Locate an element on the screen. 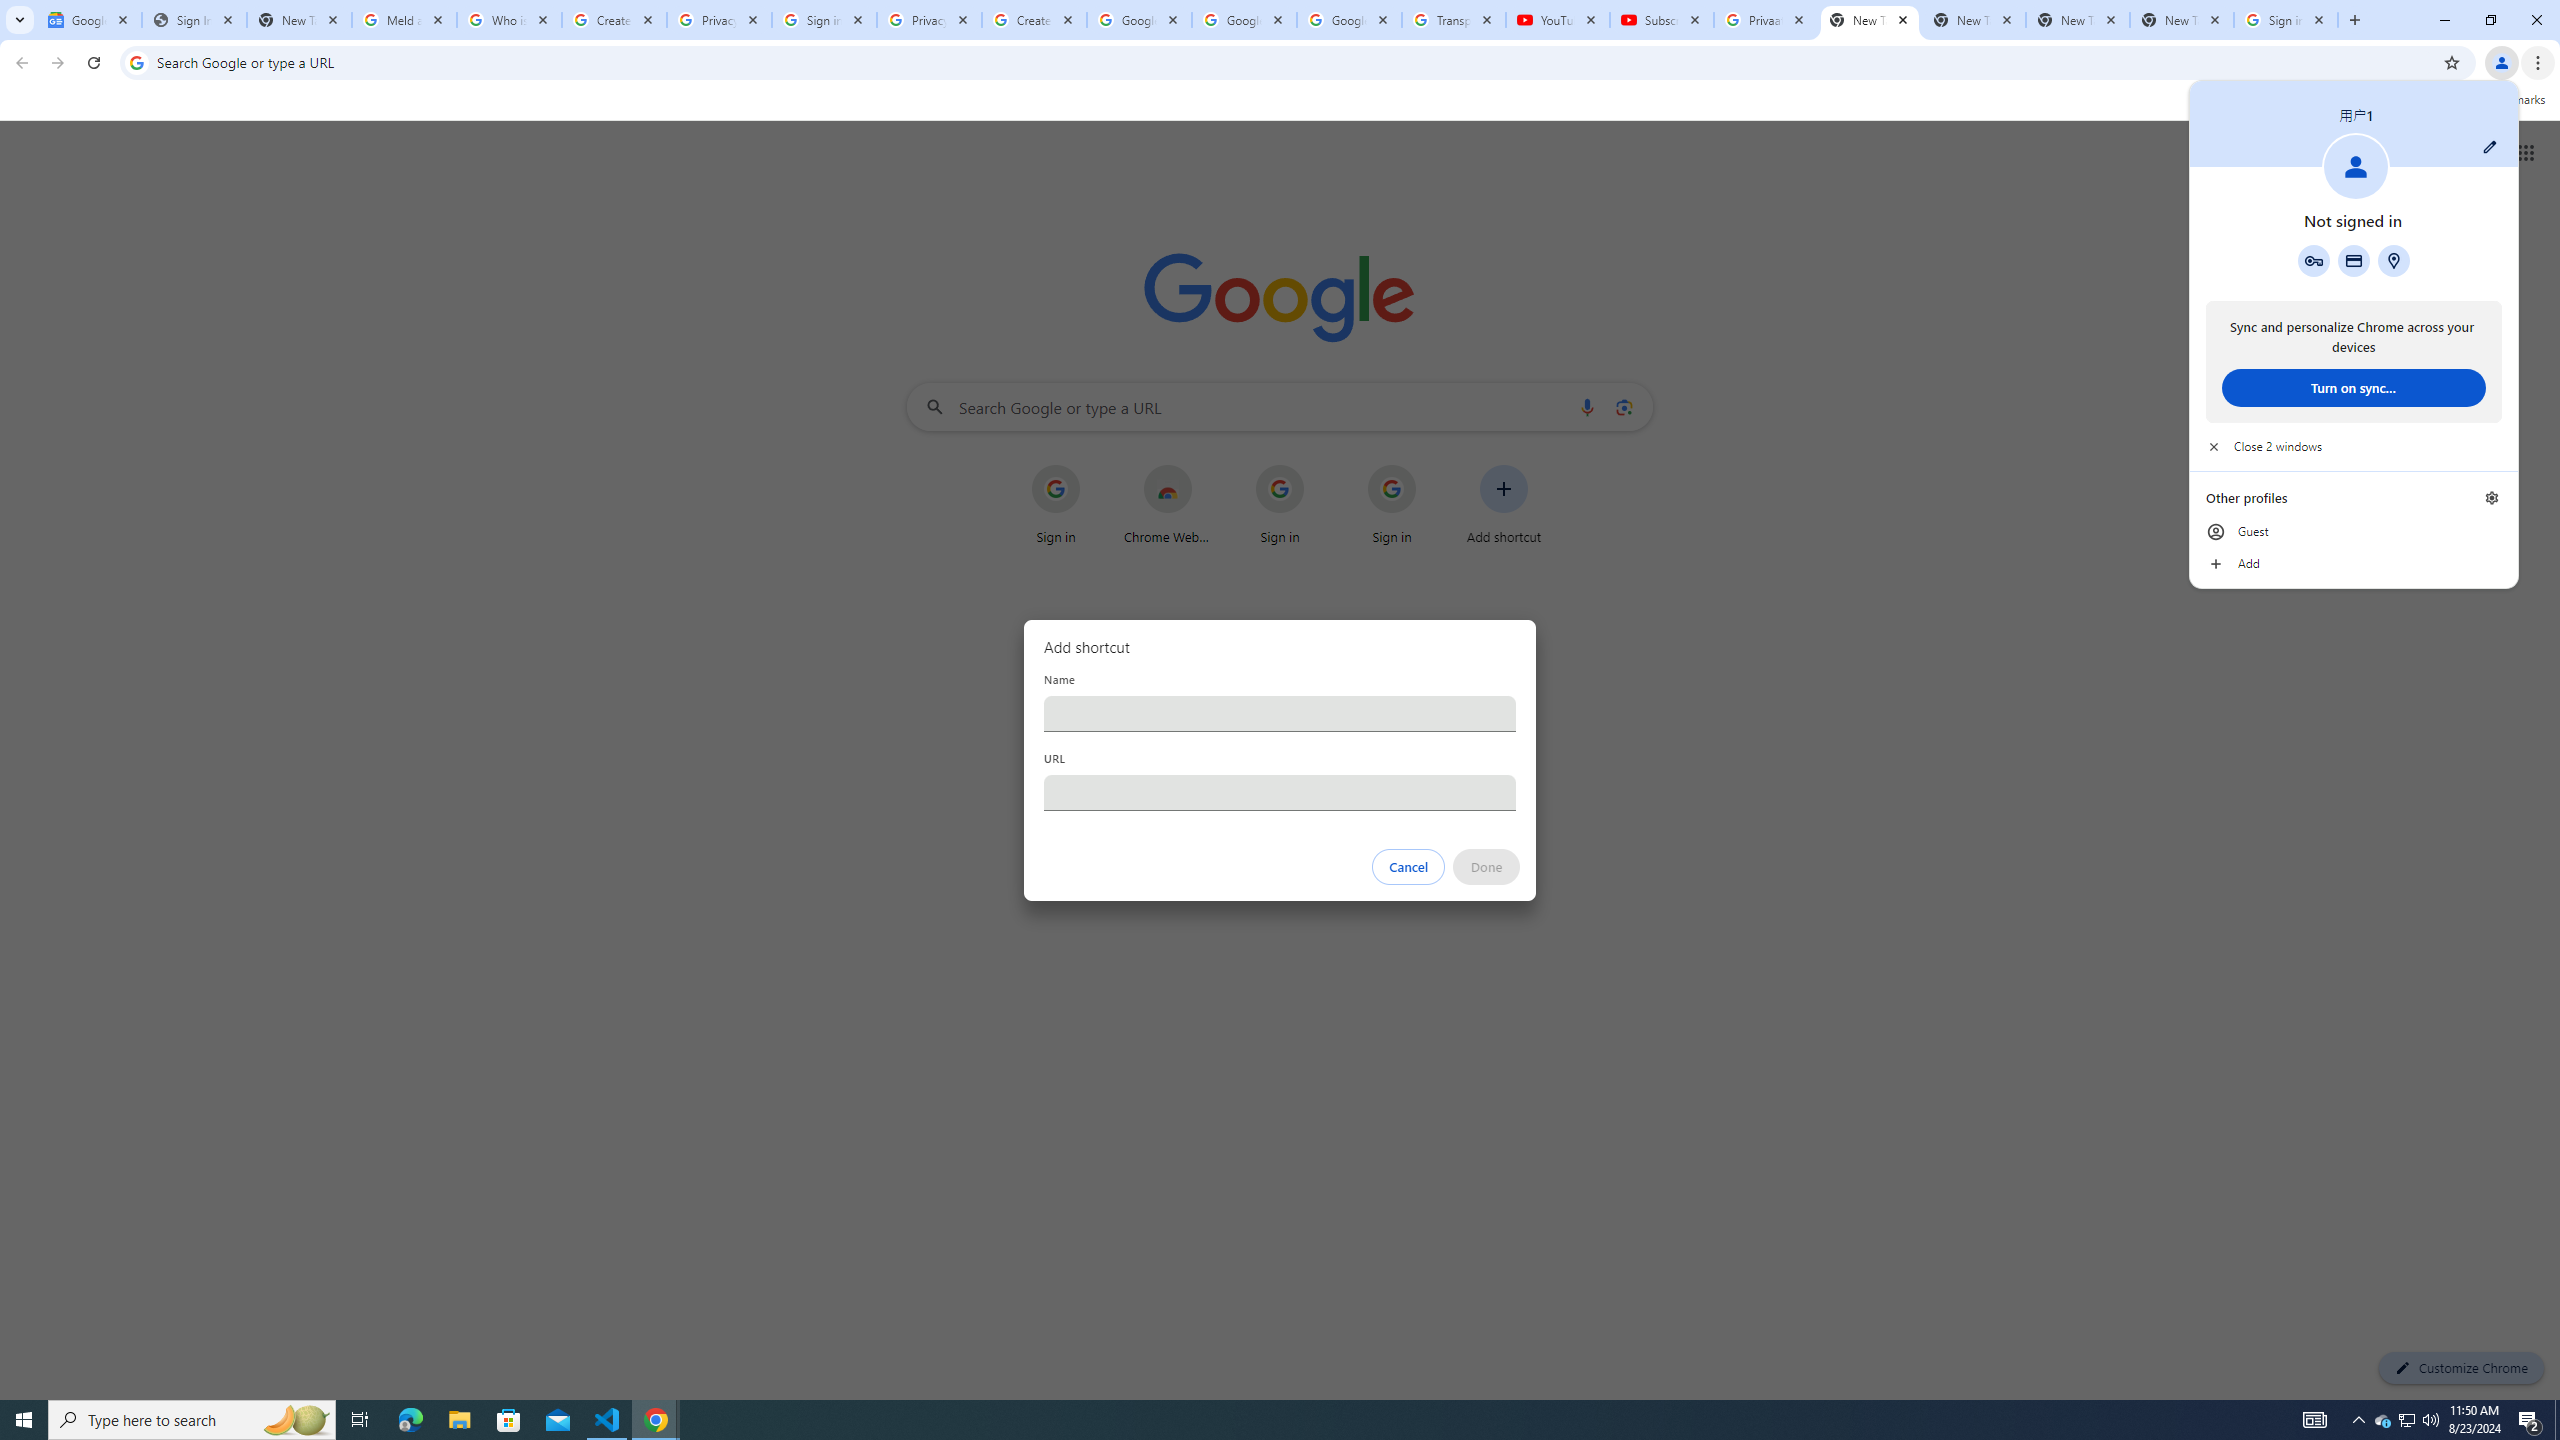 Image resolution: width=2560 pixels, height=1440 pixels. 'Who is my administrator? - Google Account Help' is located at coordinates (509, 19).